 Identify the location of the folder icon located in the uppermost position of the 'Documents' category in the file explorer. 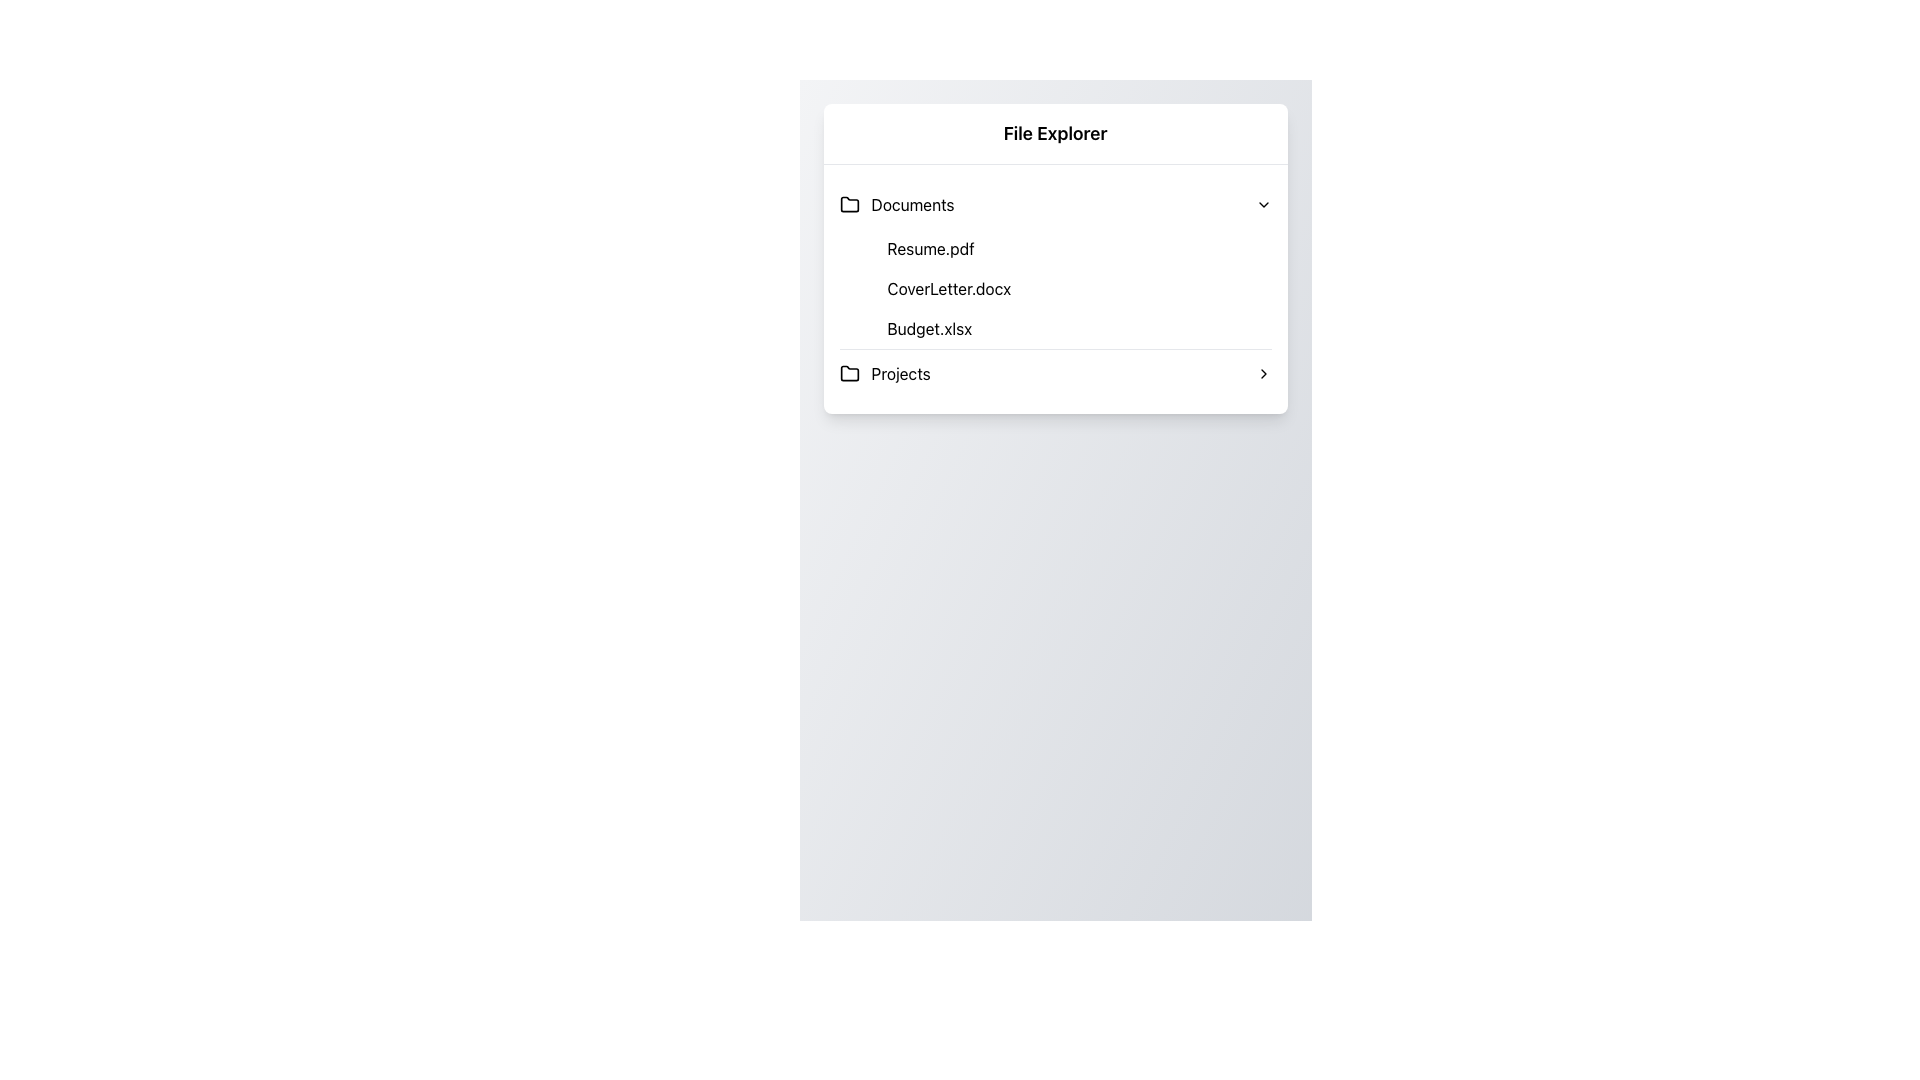
(849, 204).